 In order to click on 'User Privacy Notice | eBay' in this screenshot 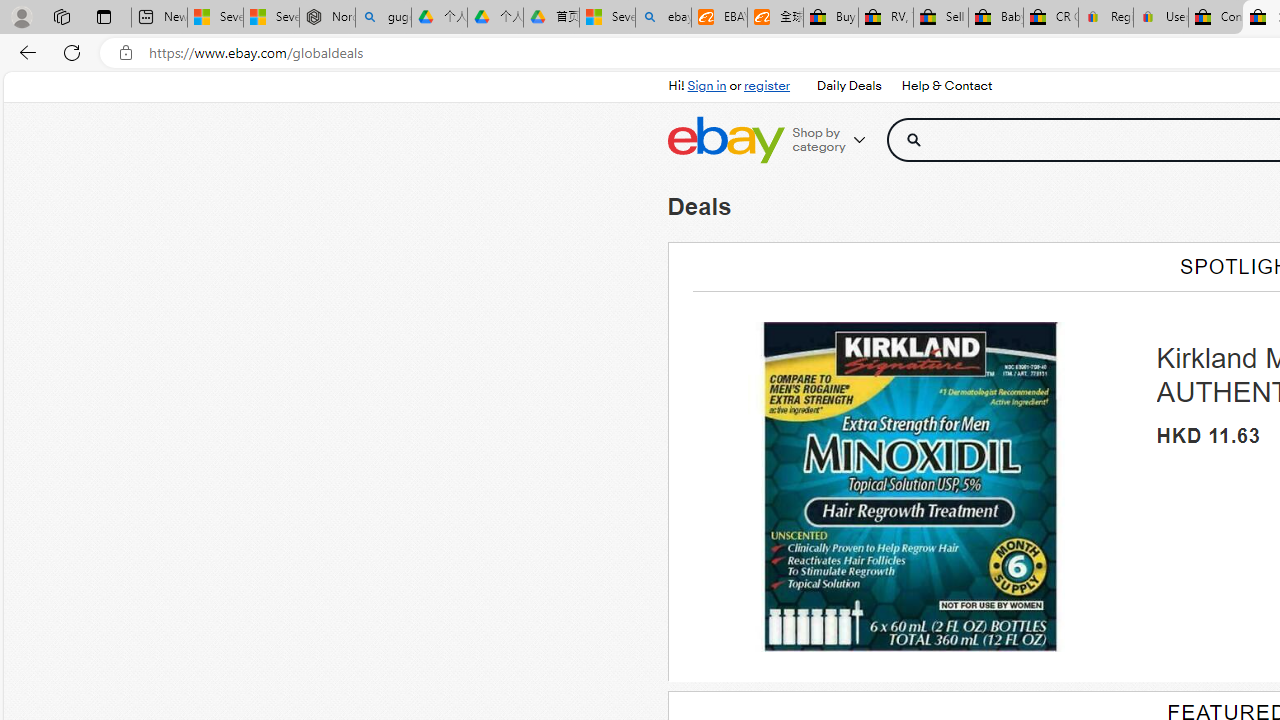, I will do `click(1160, 17)`.